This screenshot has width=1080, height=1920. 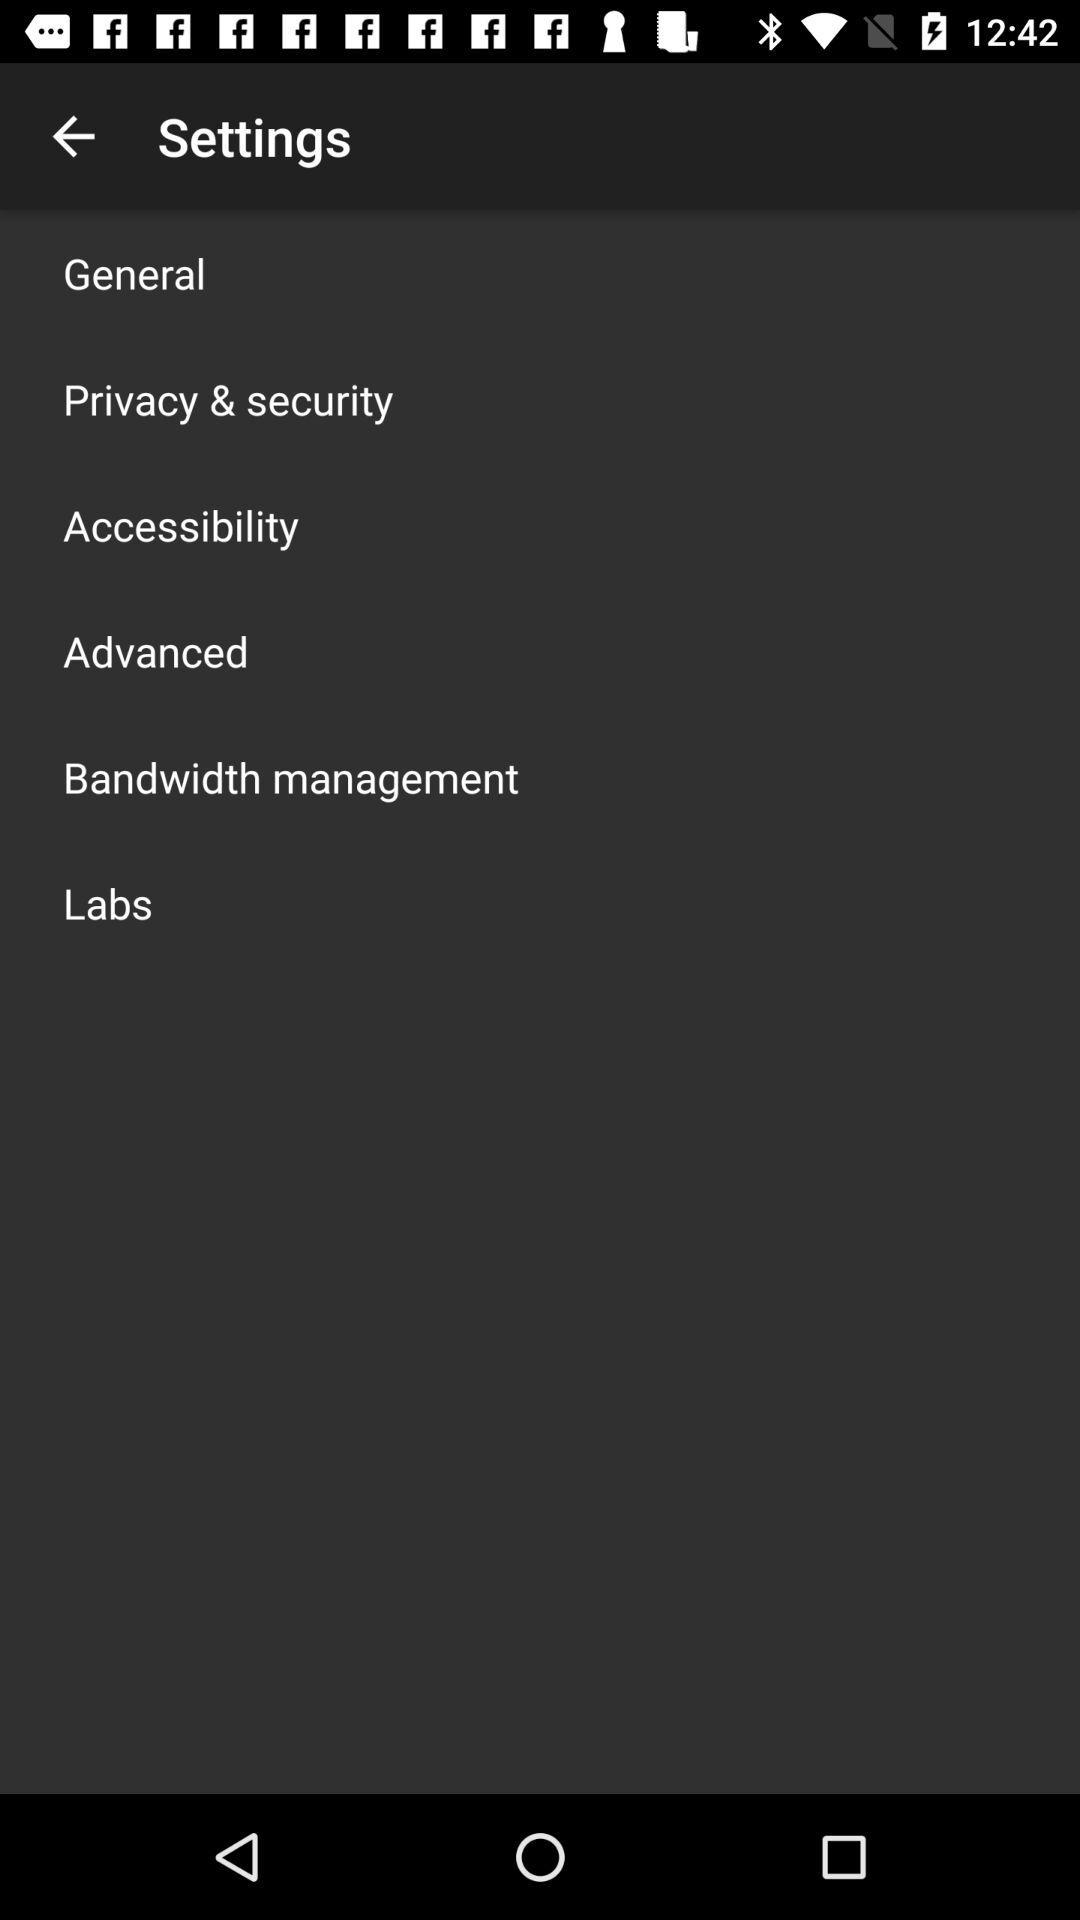 I want to click on the item below the accessibility icon, so click(x=154, y=651).